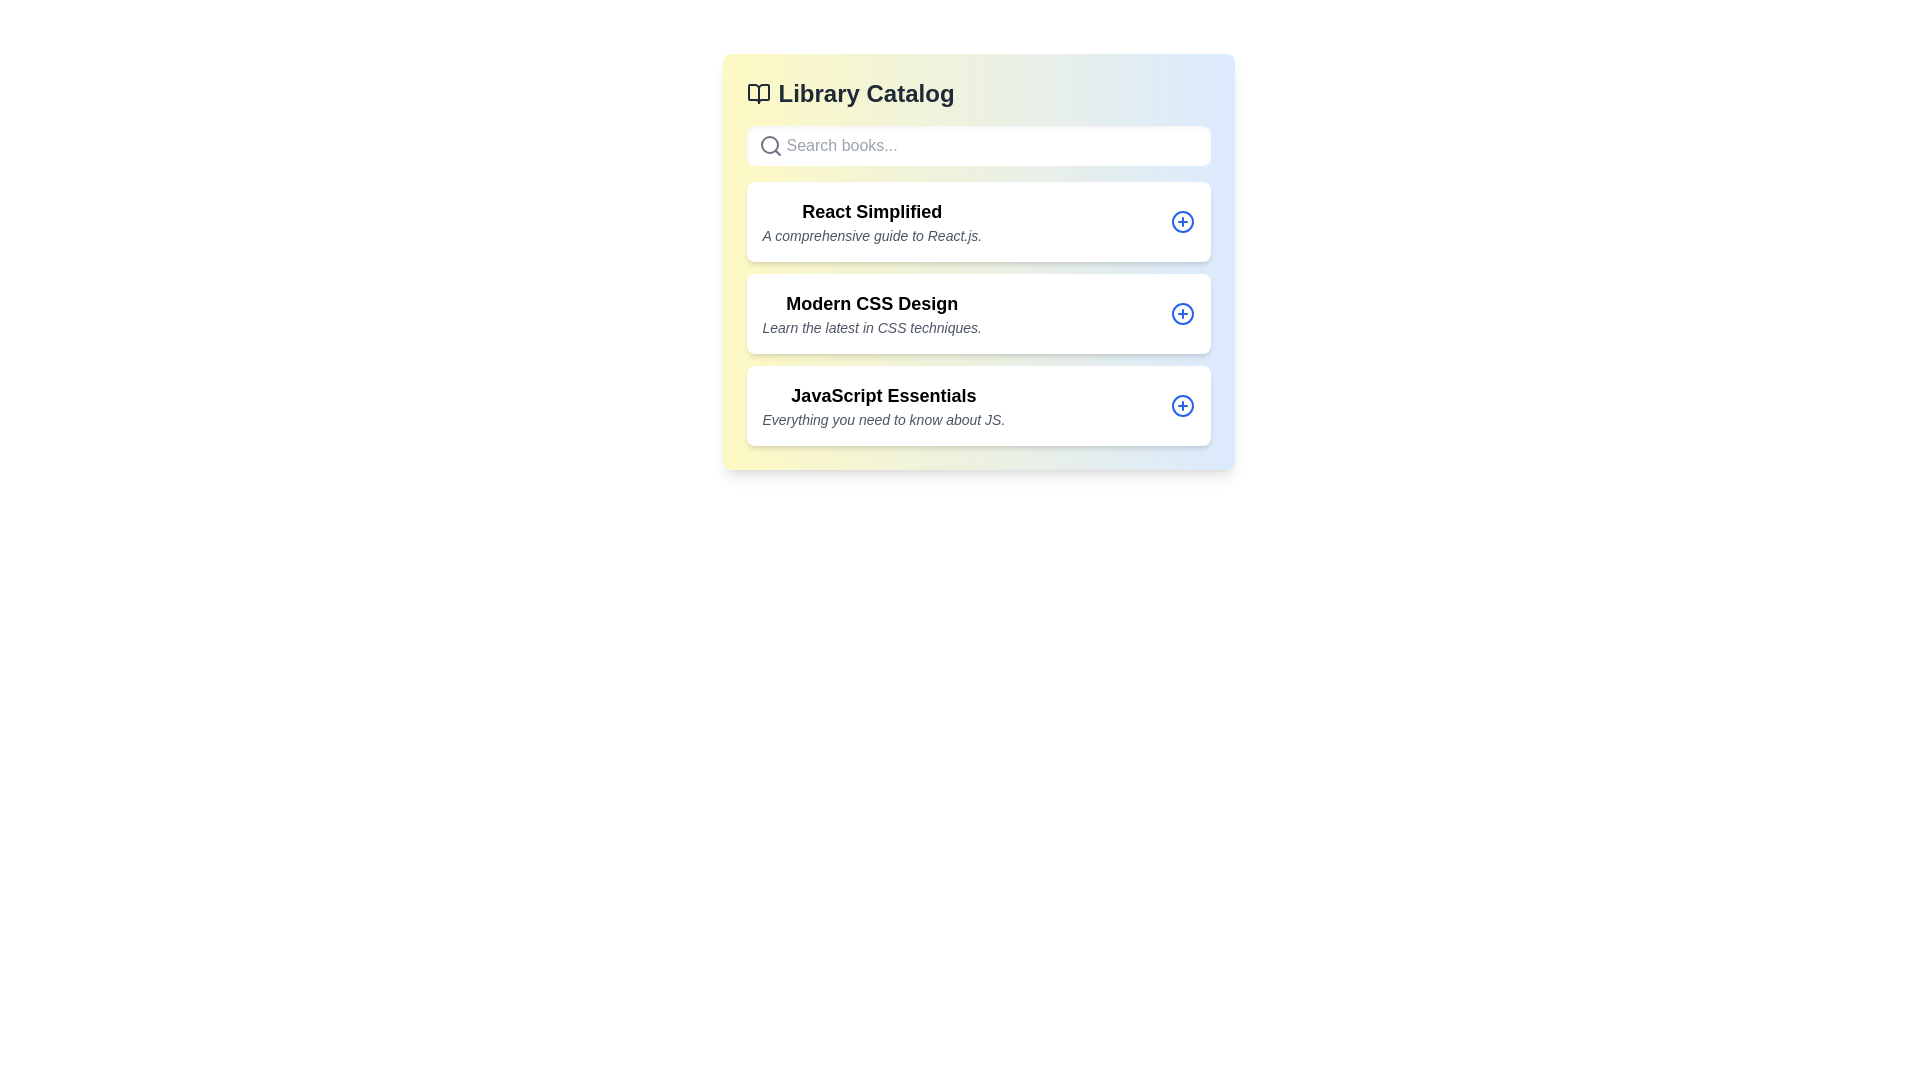  What do you see at coordinates (978, 313) in the screenshot?
I see `the book entry corresponding to the title Modern CSS Design to view its details` at bounding box center [978, 313].